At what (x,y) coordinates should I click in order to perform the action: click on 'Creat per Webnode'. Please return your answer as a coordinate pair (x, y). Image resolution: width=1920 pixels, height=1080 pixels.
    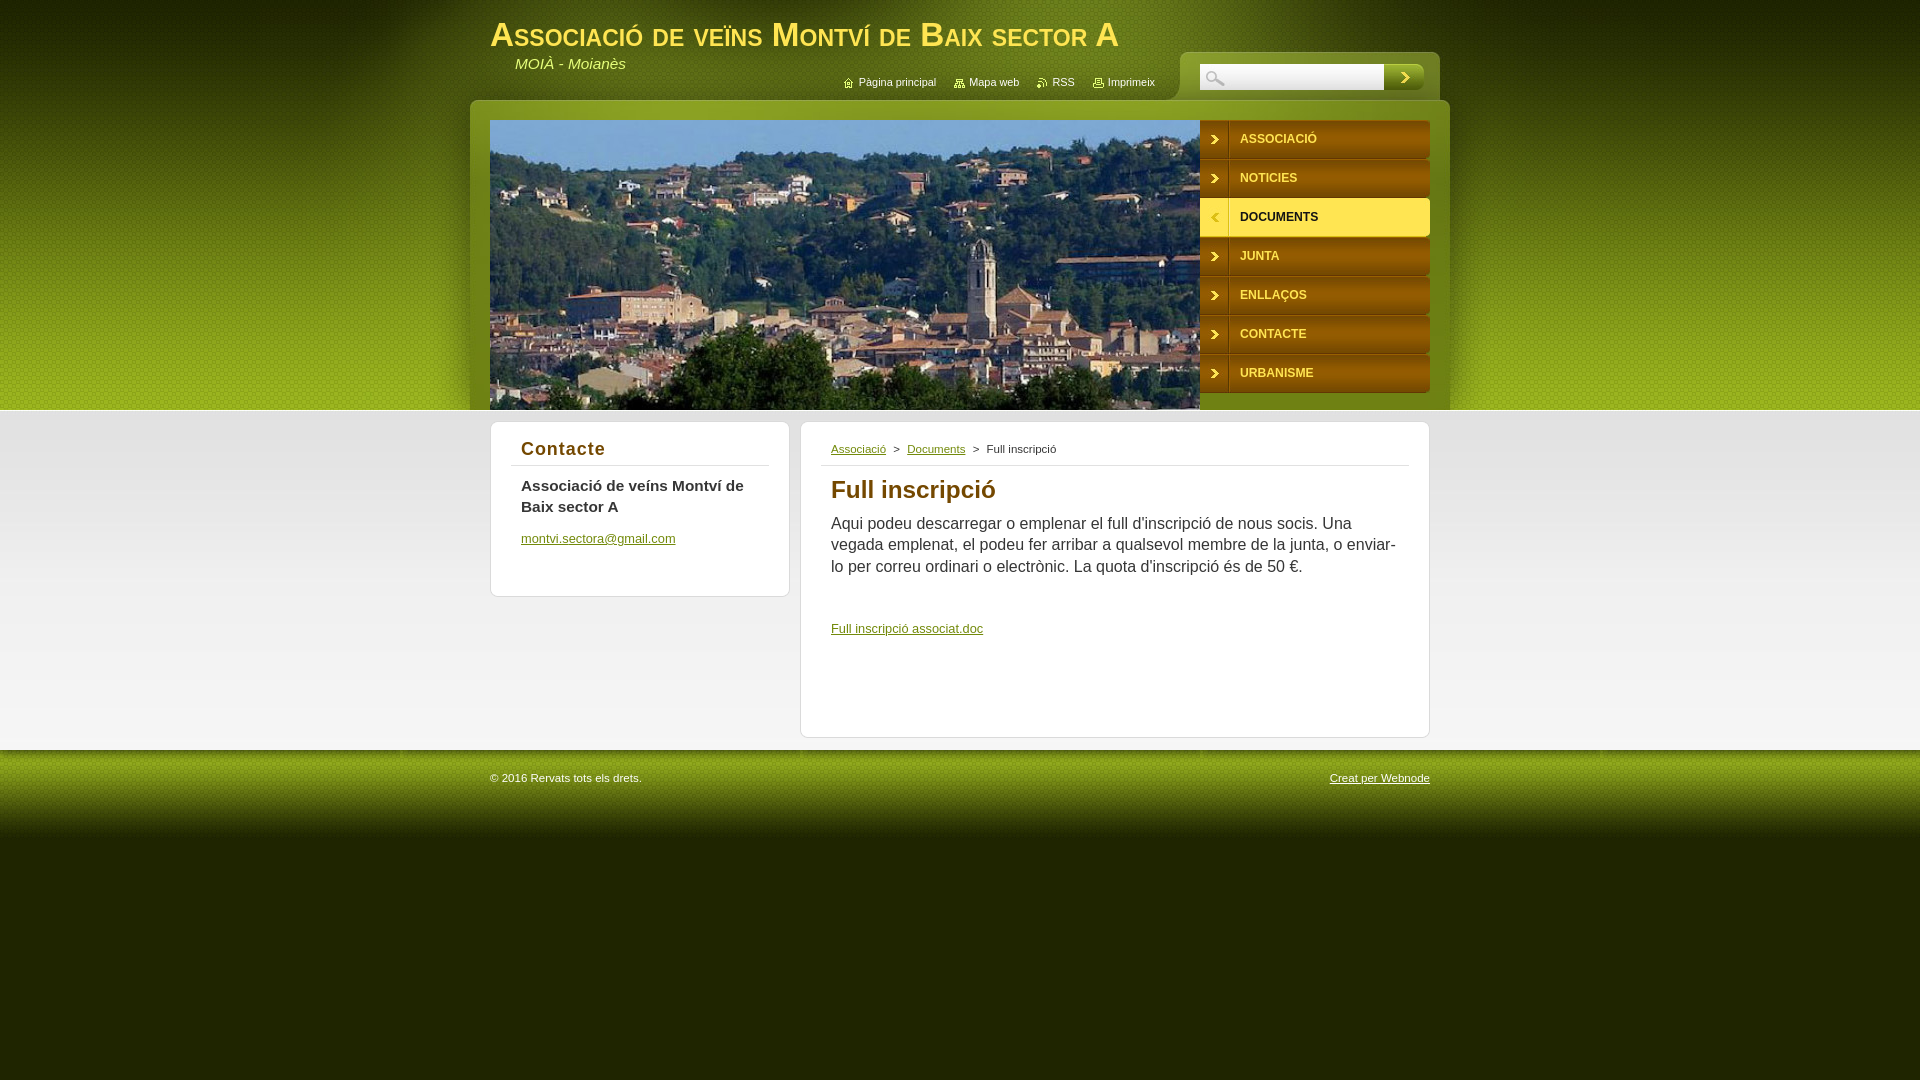
    Looking at the image, I should click on (1379, 777).